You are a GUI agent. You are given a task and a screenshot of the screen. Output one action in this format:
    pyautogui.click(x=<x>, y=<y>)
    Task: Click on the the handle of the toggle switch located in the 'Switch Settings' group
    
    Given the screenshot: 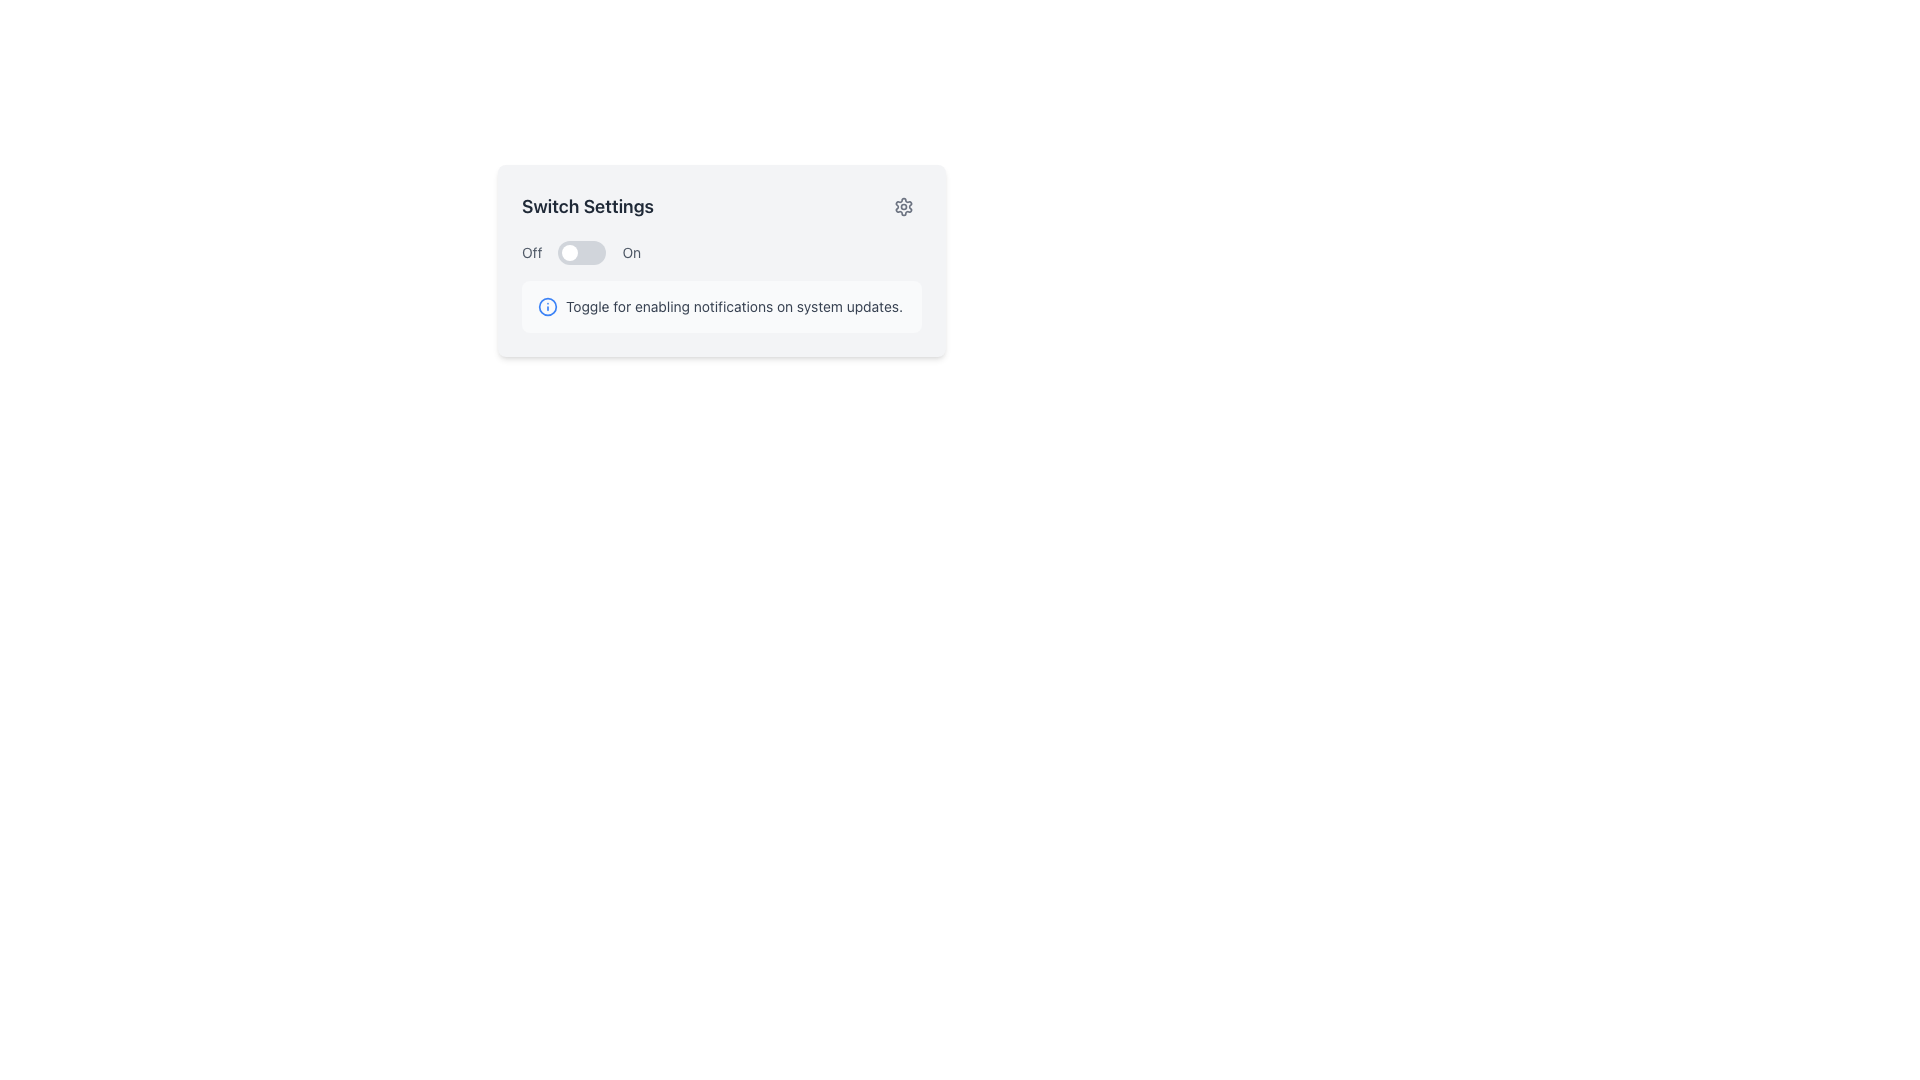 What is the action you would take?
    pyautogui.click(x=569, y=252)
    